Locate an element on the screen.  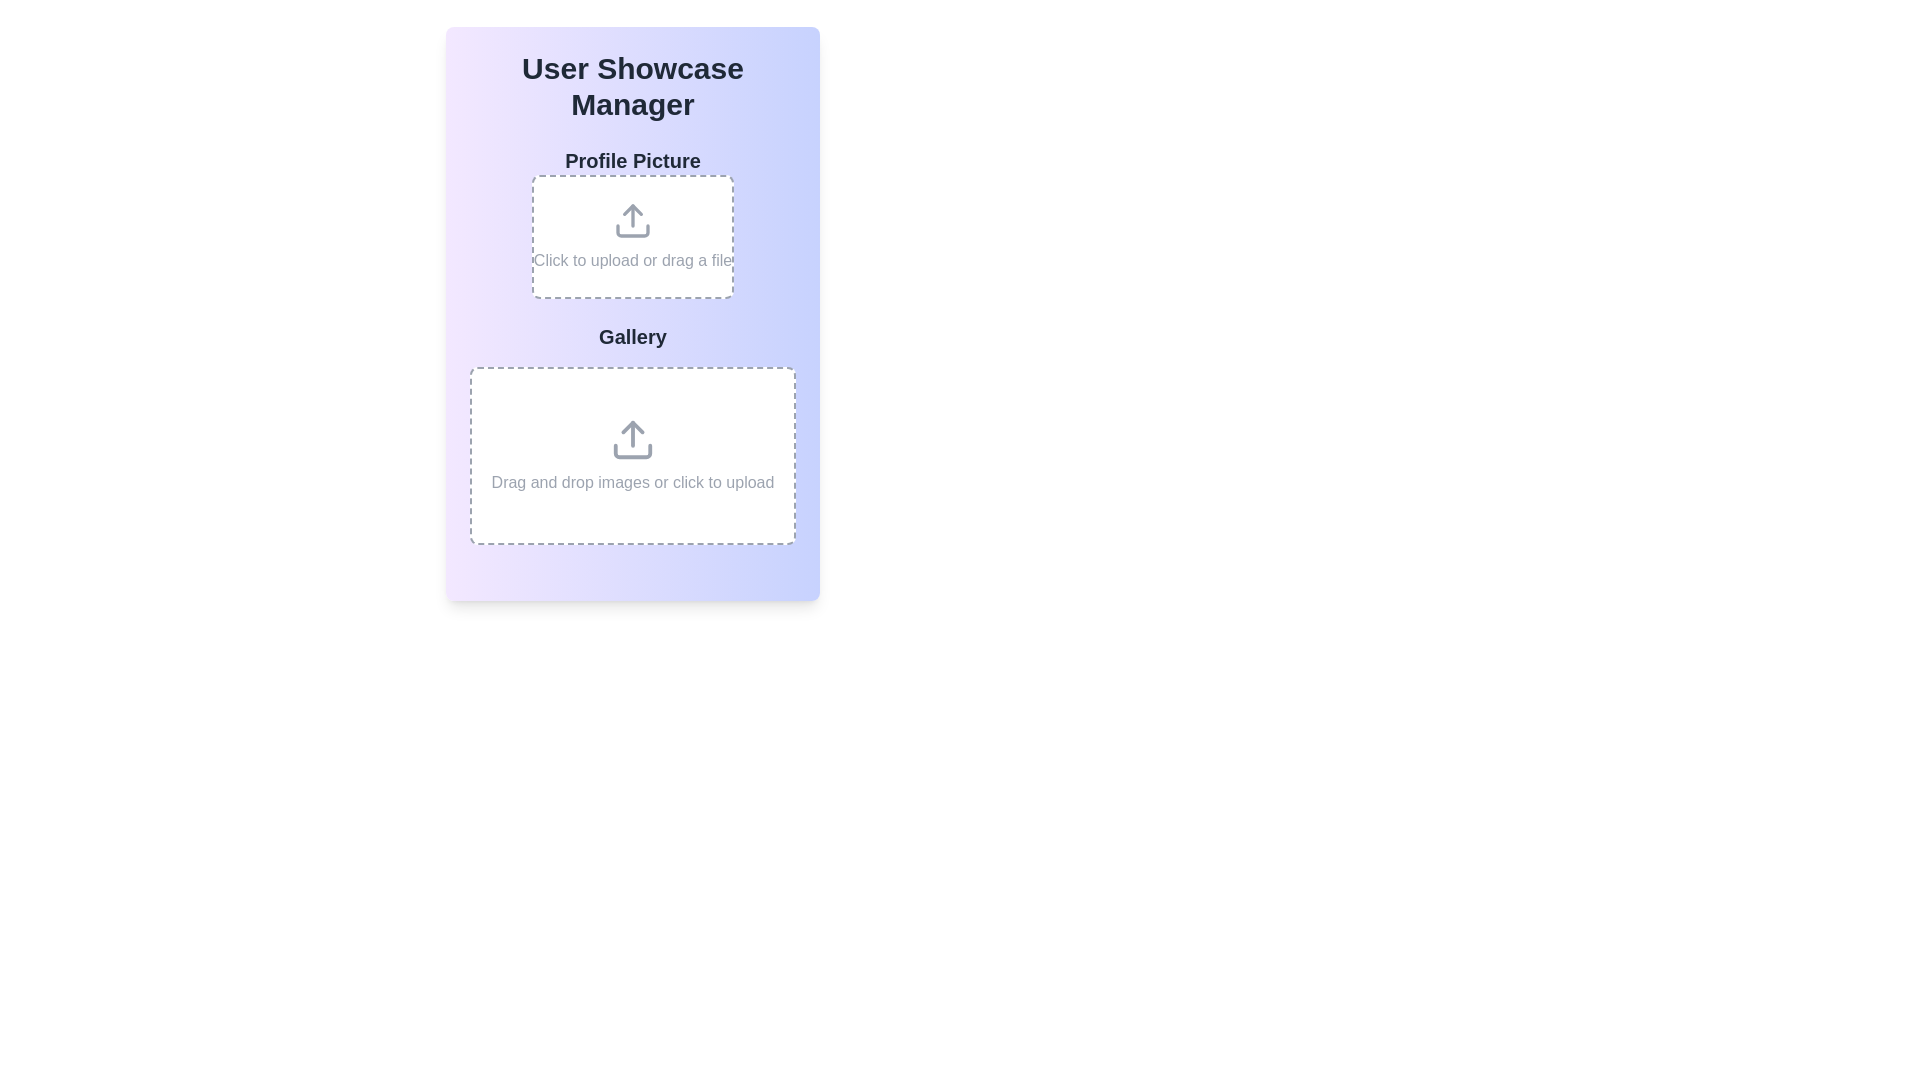
and drop files into the interactive file upload area located below the title 'Gallery' is located at coordinates (632, 455).